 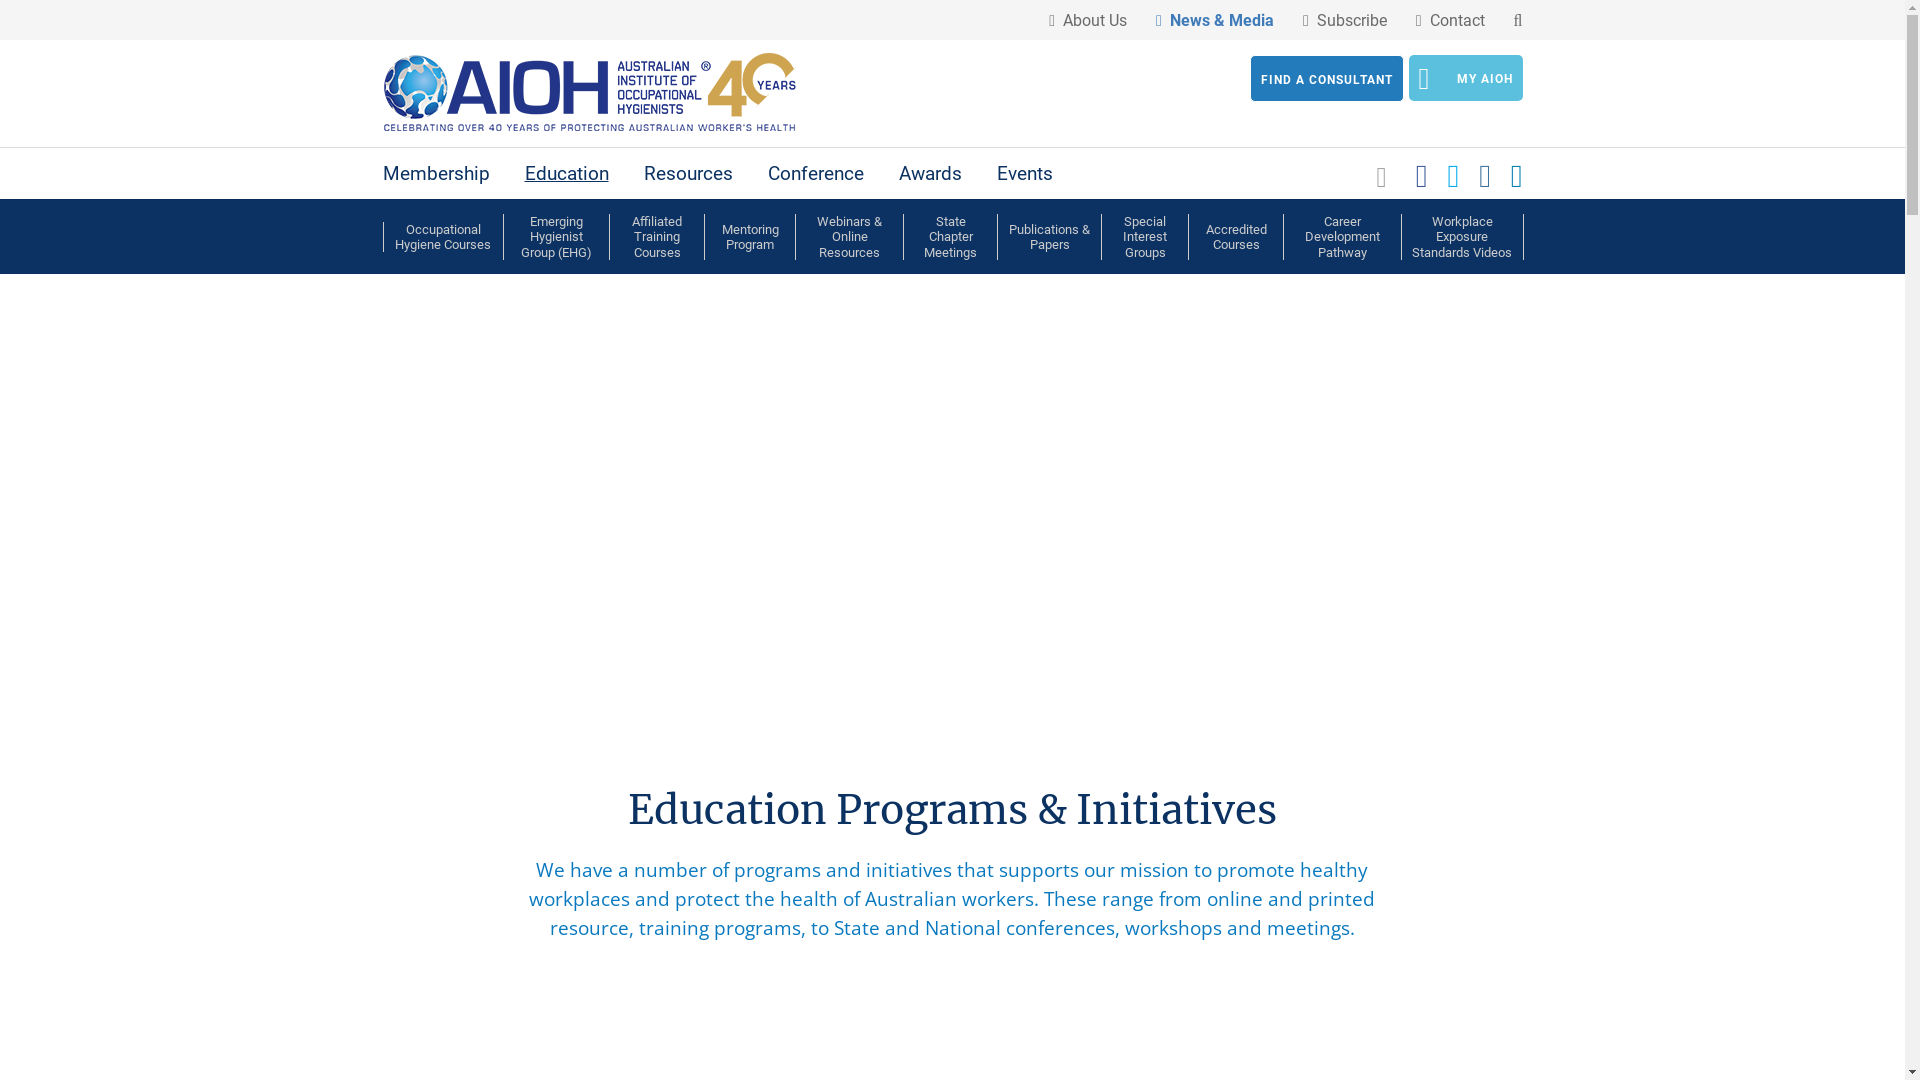 I want to click on 'Special Interest Groups', so click(x=1145, y=235).